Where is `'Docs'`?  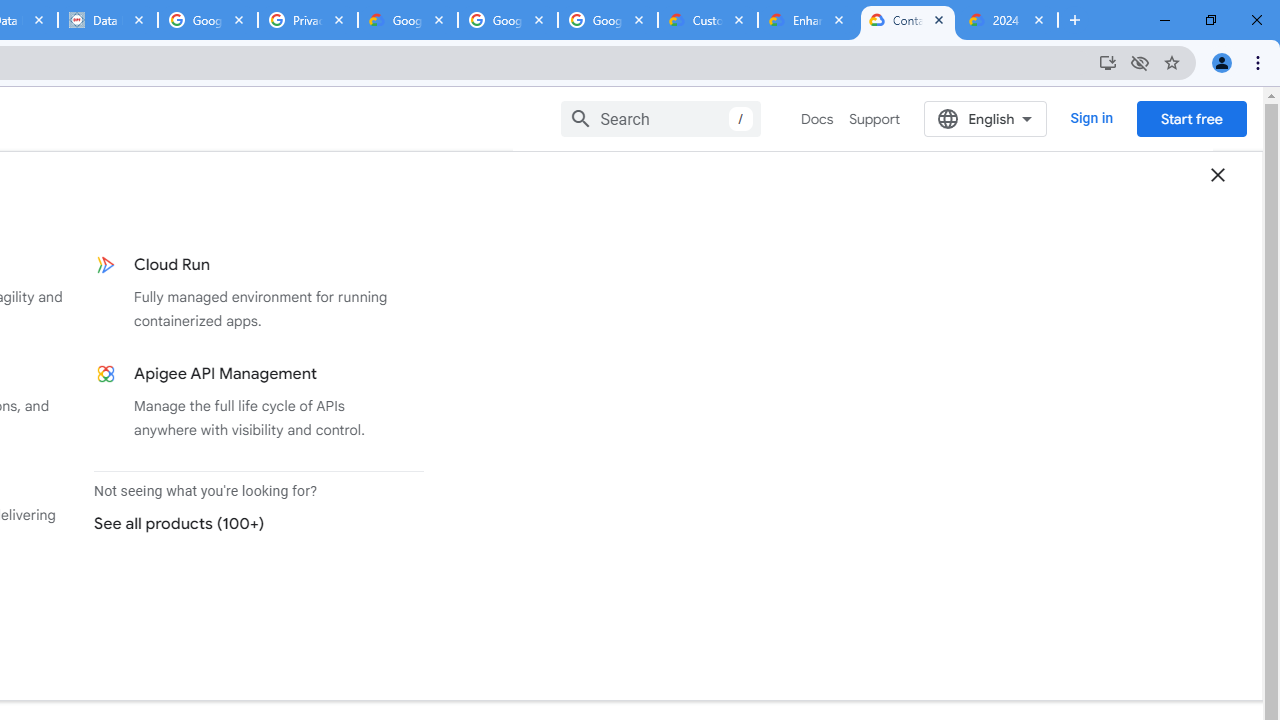 'Docs' is located at coordinates (817, 119).